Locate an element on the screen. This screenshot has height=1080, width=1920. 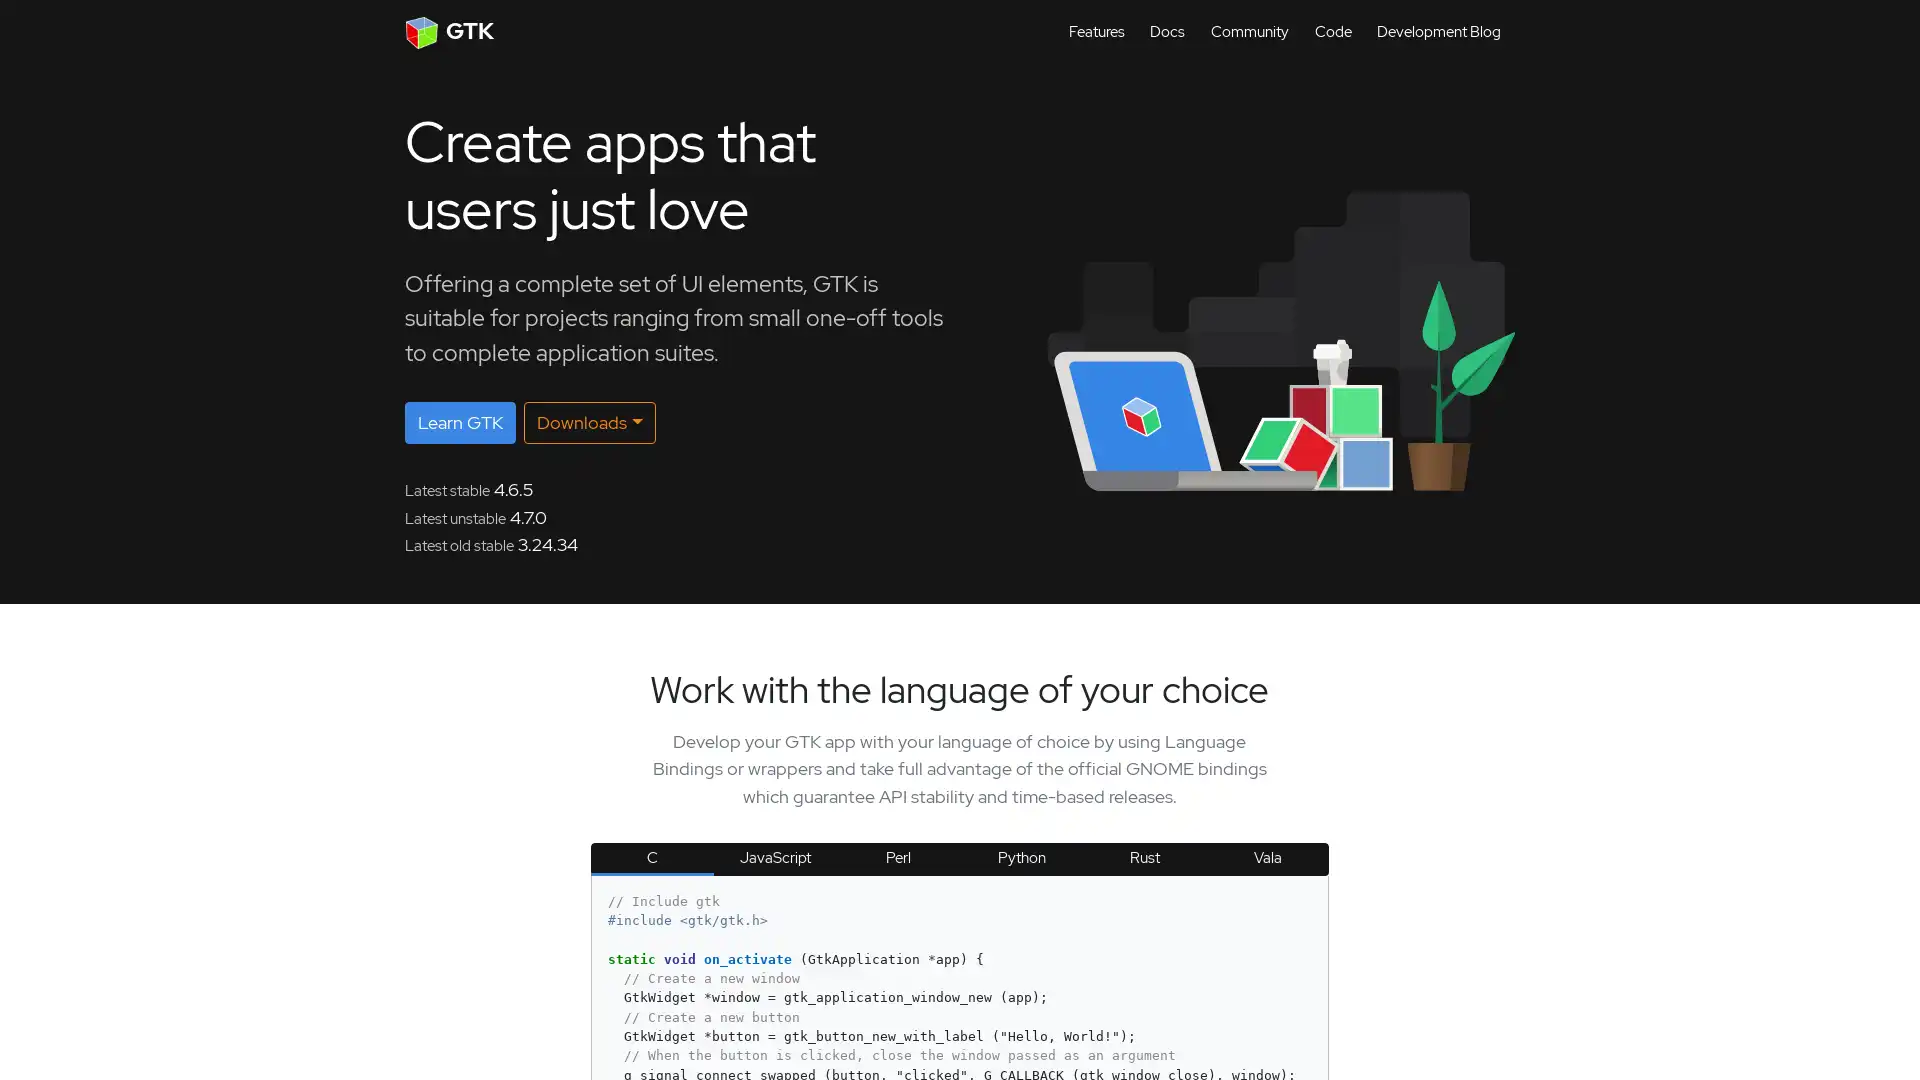
Learn GTK is located at coordinates (459, 422).